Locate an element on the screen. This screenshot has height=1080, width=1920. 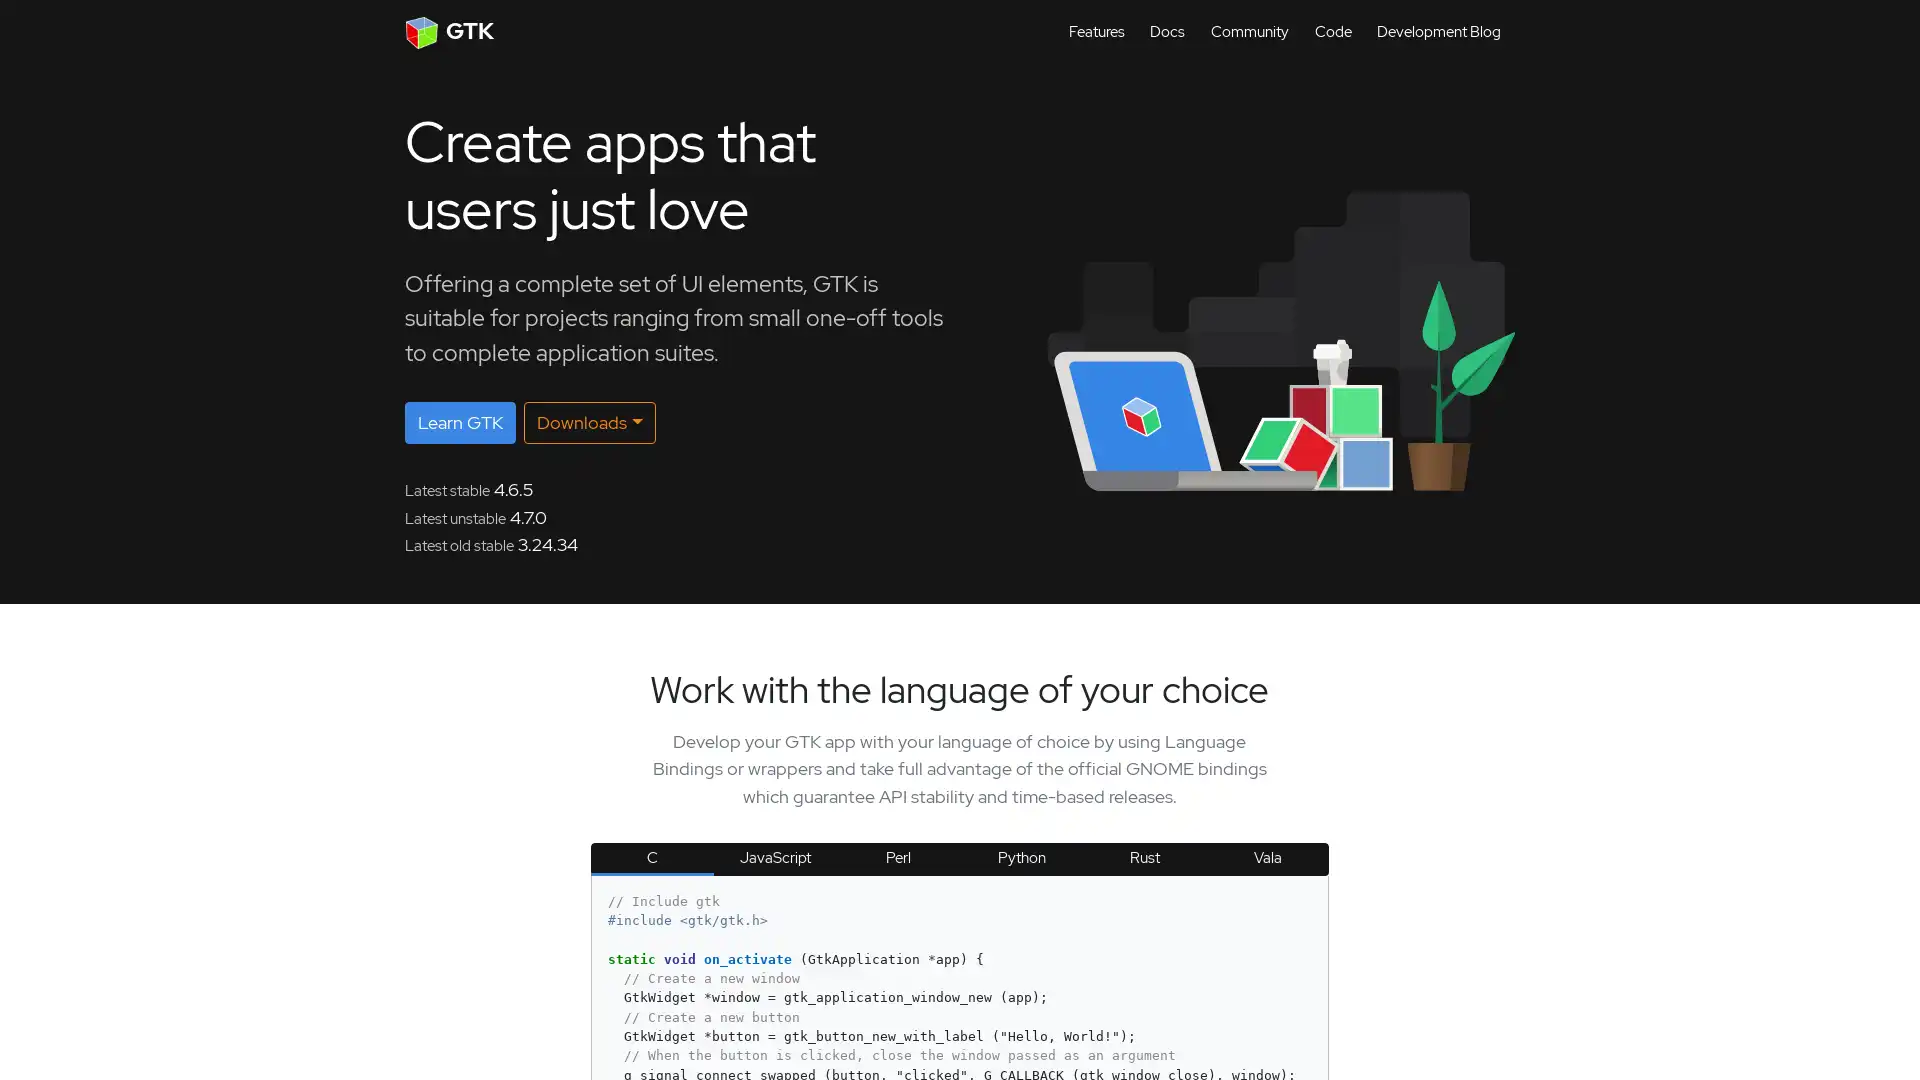
Learn GTK is located at coordinates (459, 422).